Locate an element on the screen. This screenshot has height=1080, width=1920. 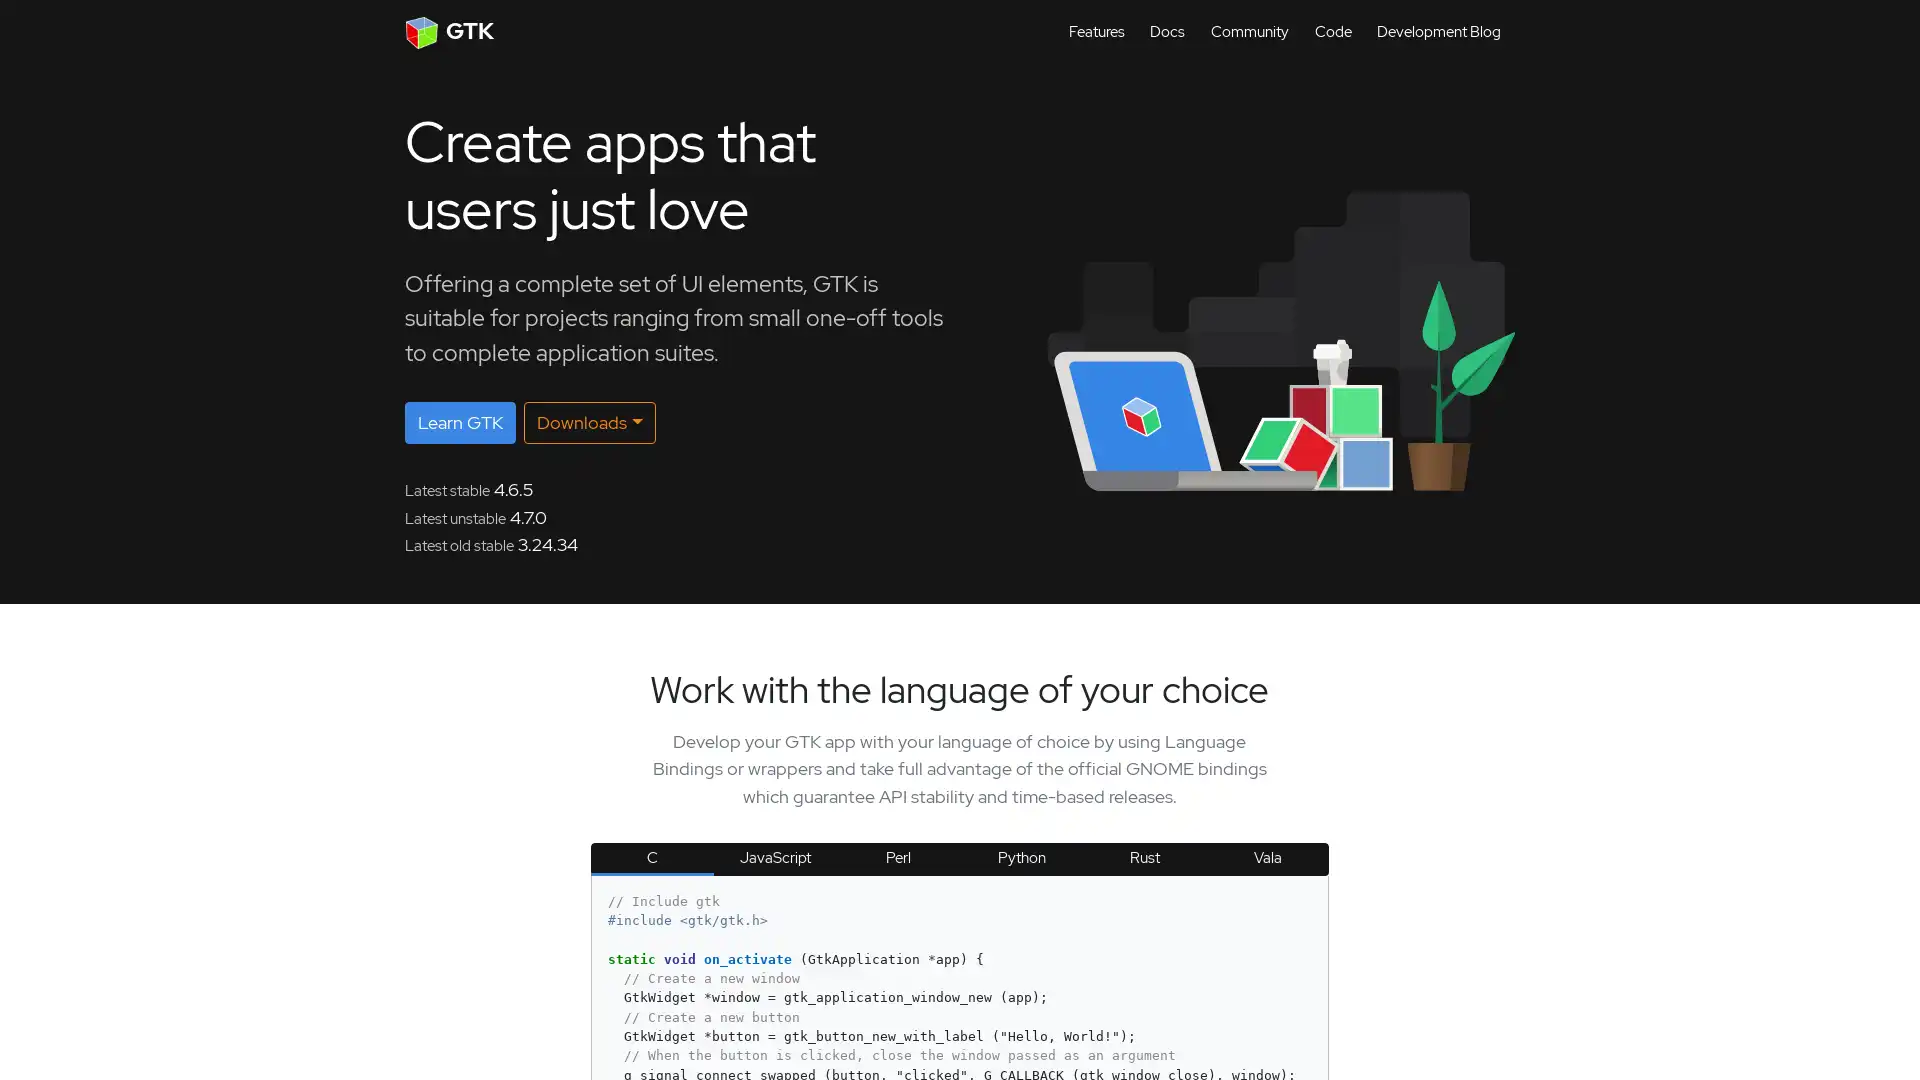
Learn GTK is located at coordinates (459, 422).